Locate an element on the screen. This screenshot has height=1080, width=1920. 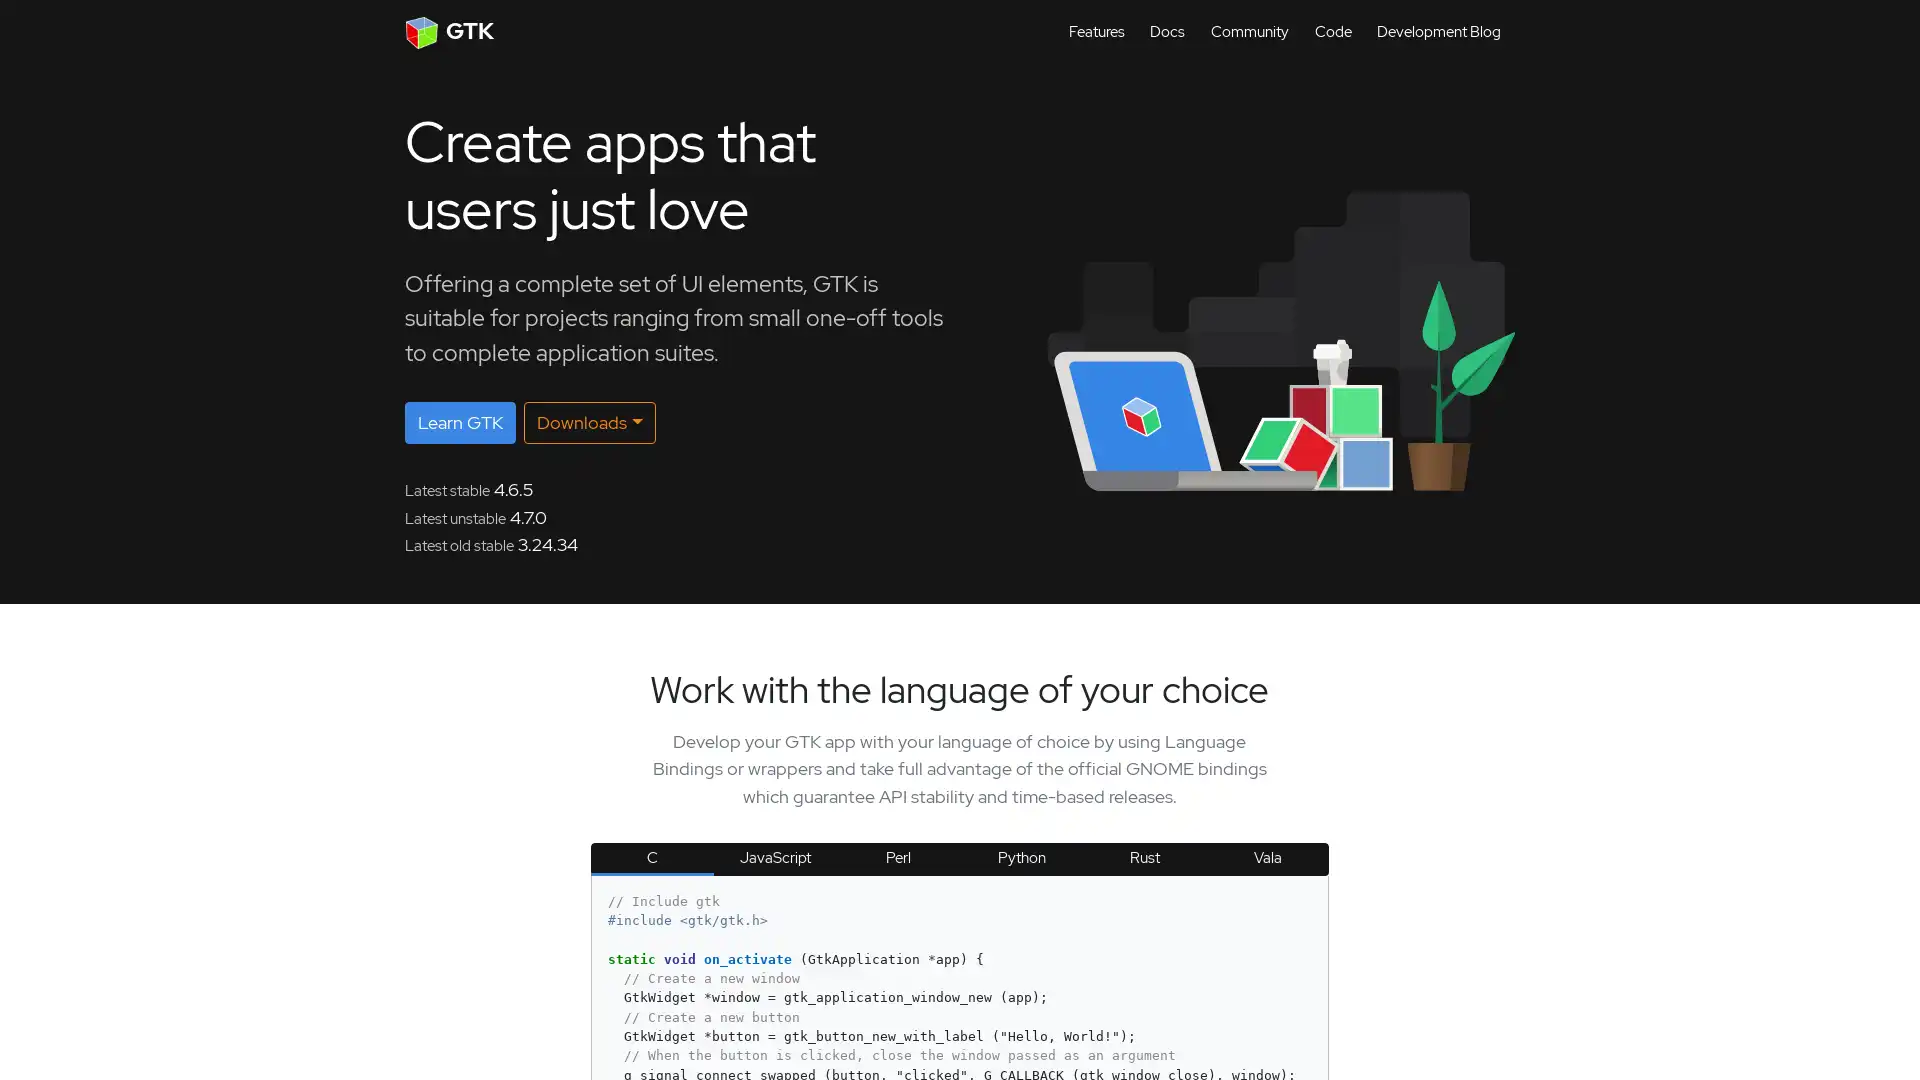
Learn GTK is located at coordinates (459, 422).